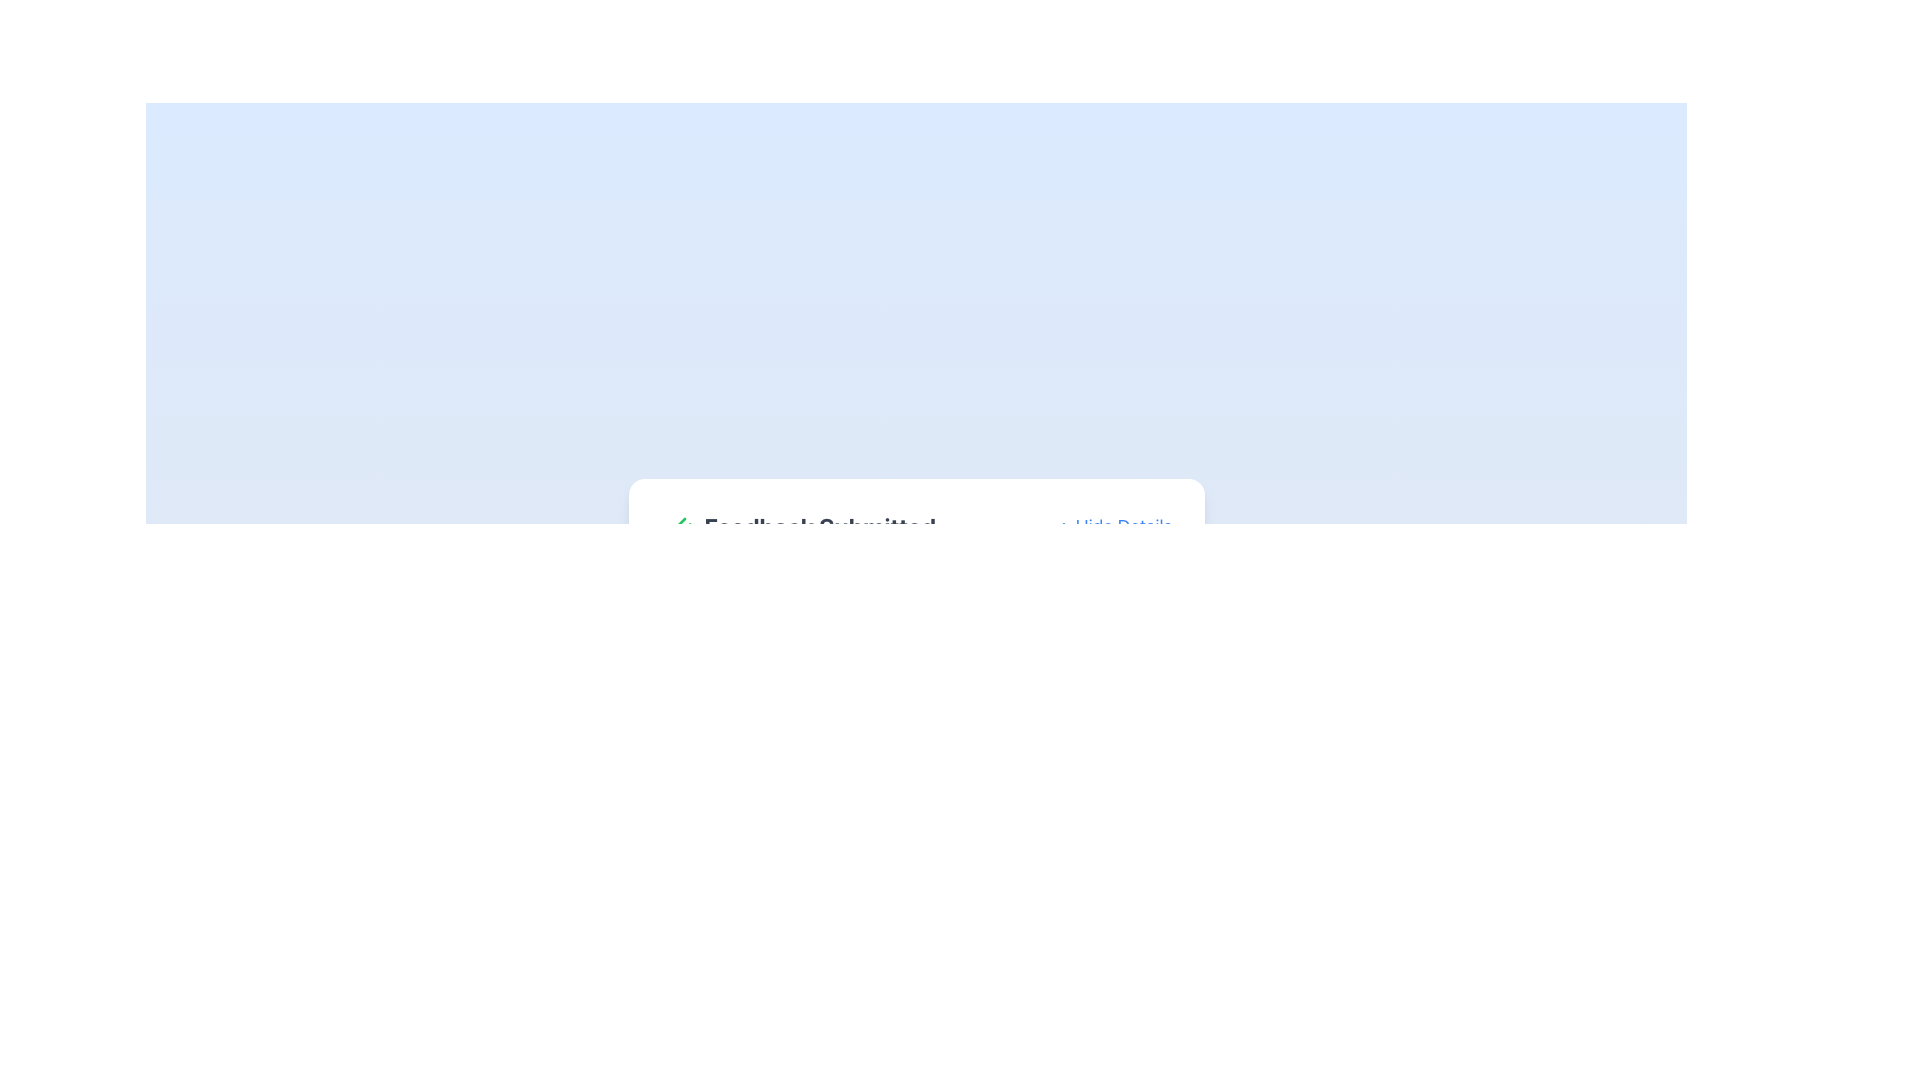 The width and height of the screenshot is (1920, 1080). Describe the element at coordinates (820, 525) in the screenshot. I see `the text label indicating successful user feedback submission, positioned to the right of a green checkmark icon` at that location.